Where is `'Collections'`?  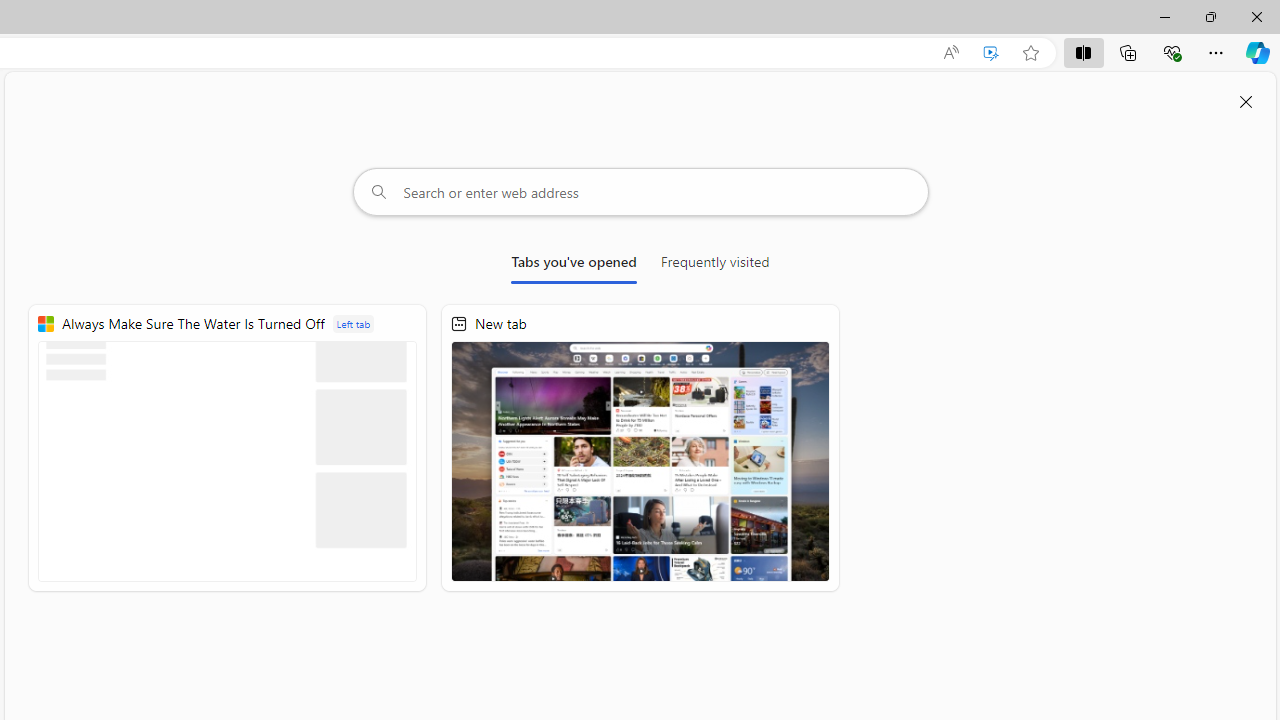
'Collections' is located at coordinates (1128, 51).